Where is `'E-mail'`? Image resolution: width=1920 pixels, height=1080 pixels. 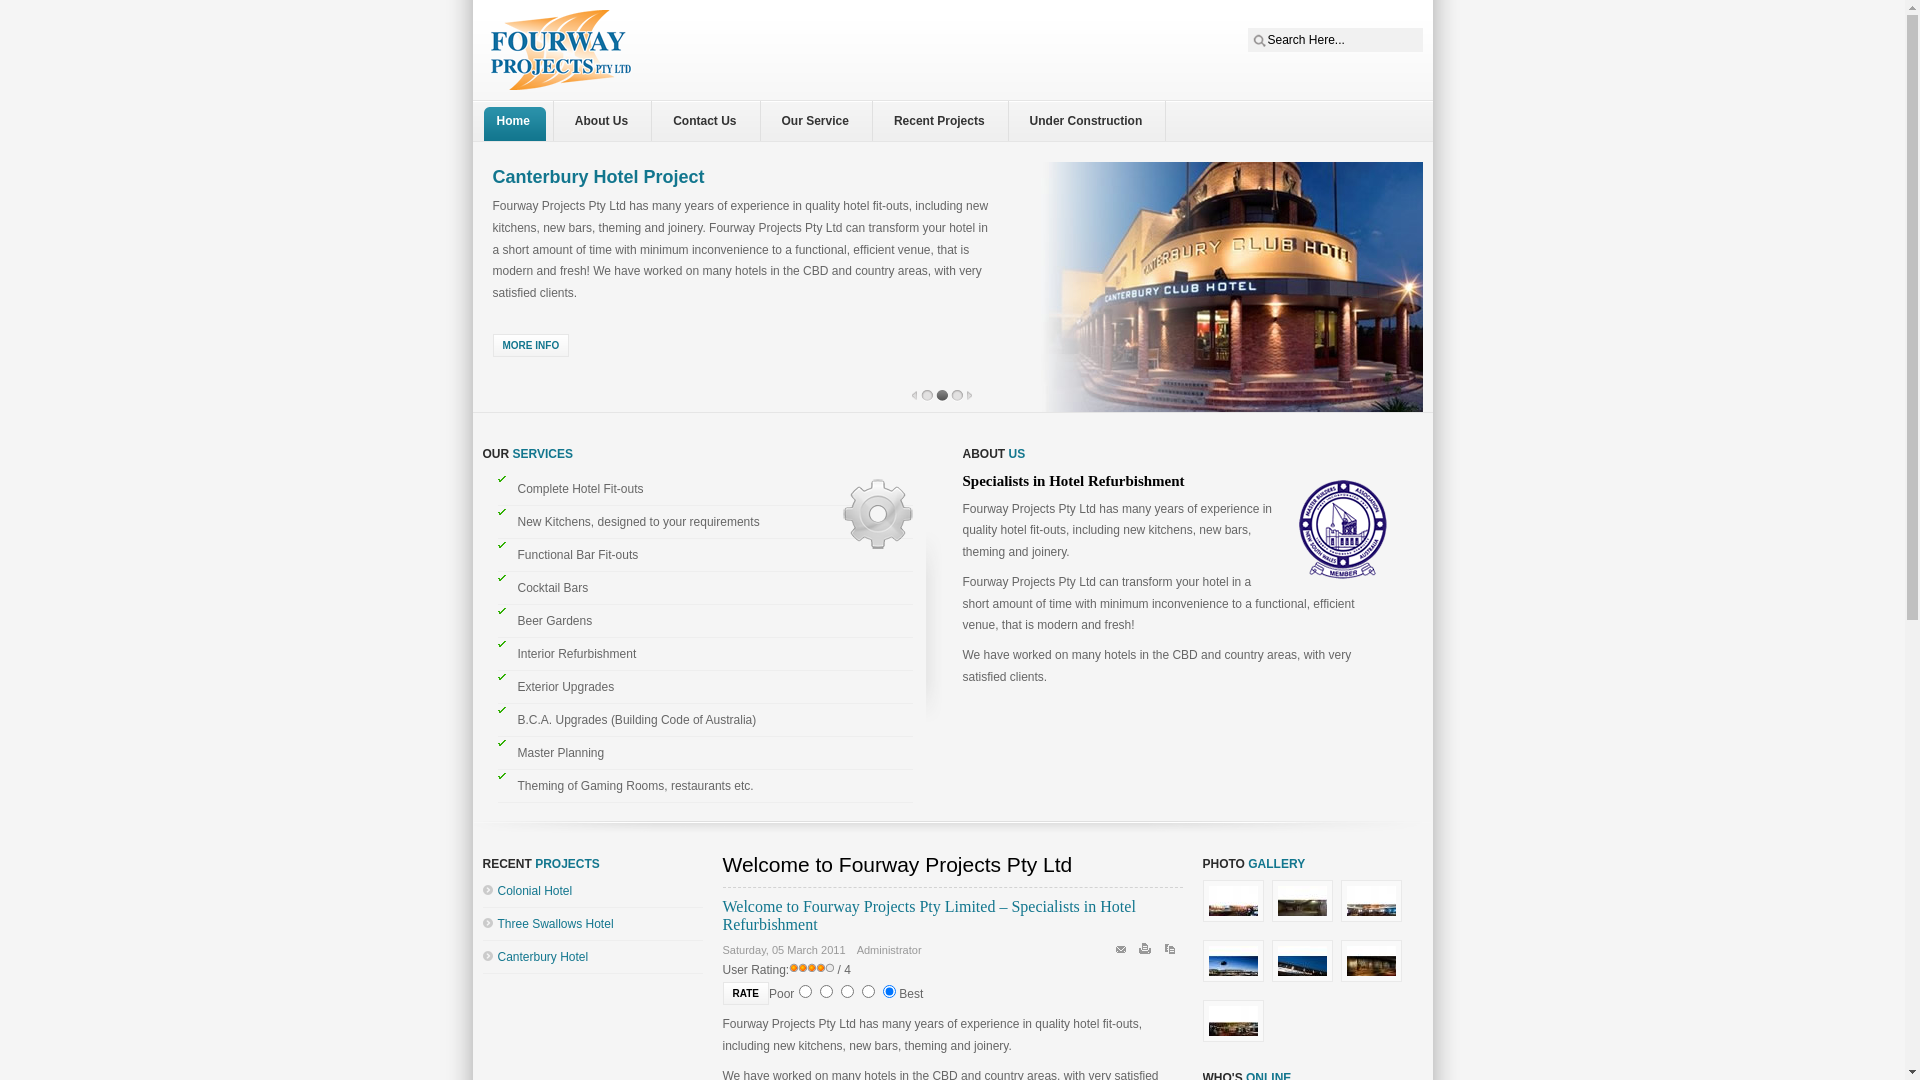 'E-mail' is located at coordinates (1123, 951).